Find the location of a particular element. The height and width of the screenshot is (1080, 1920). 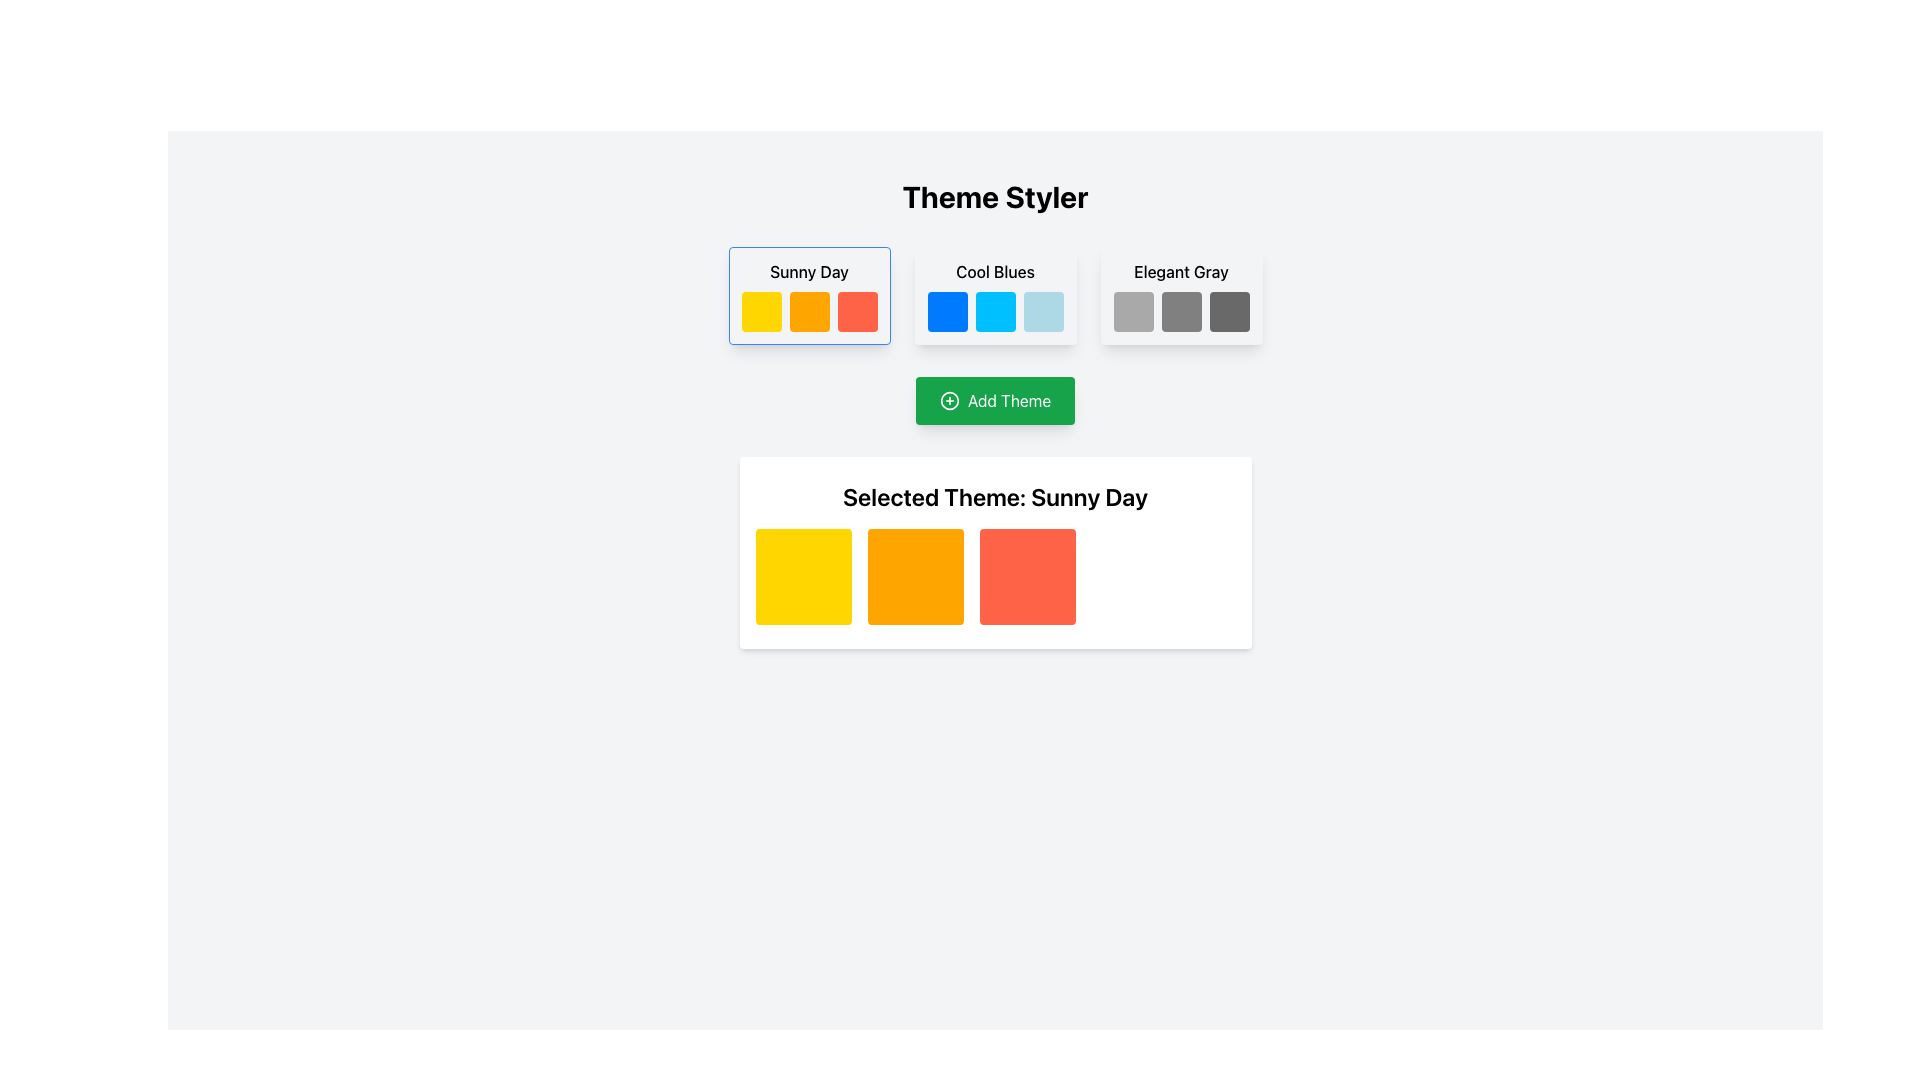

the first decorative shape indicating a color option in the theme palette located beneath the 'Elegant Gray' title is located at coordinates (1133, 312).